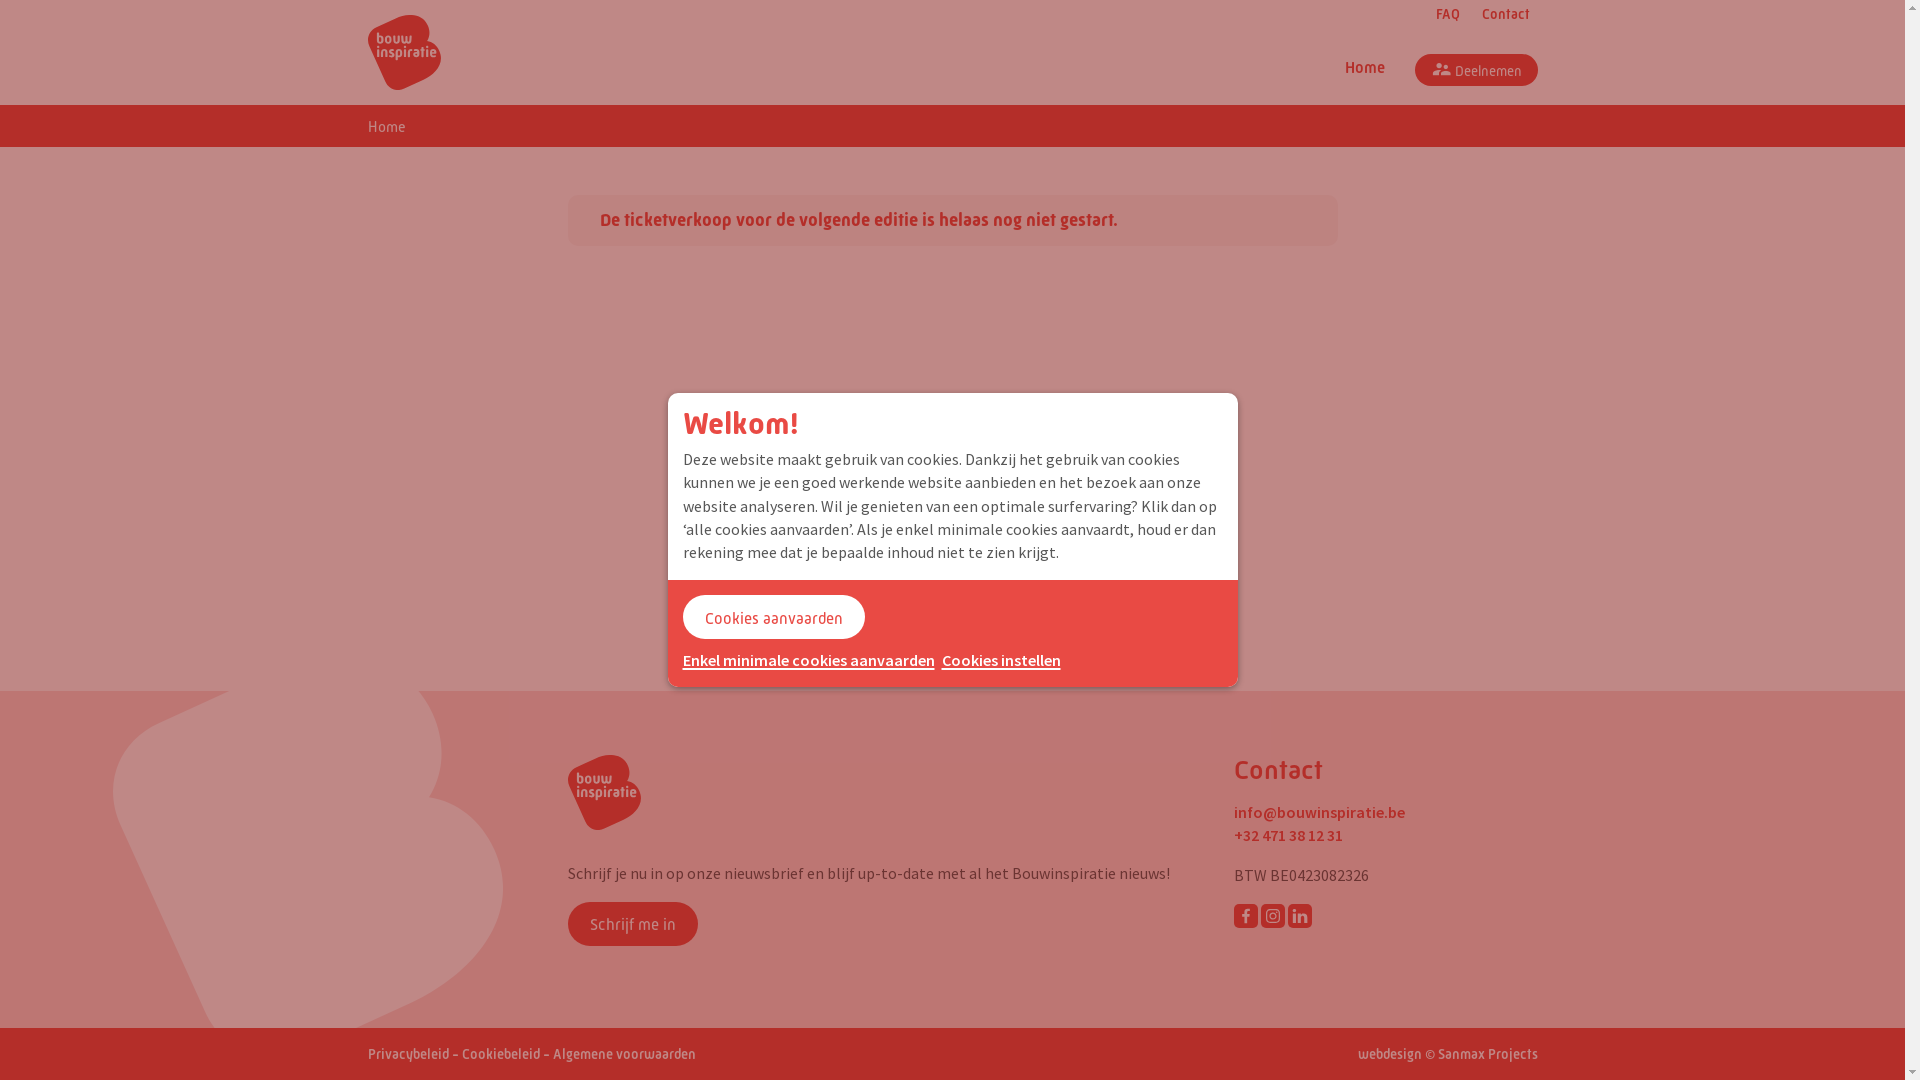  What do you see at coordinates (1468, 15) in the screenshot?
I see `'Contact'` at bounding box center [1468, 15].